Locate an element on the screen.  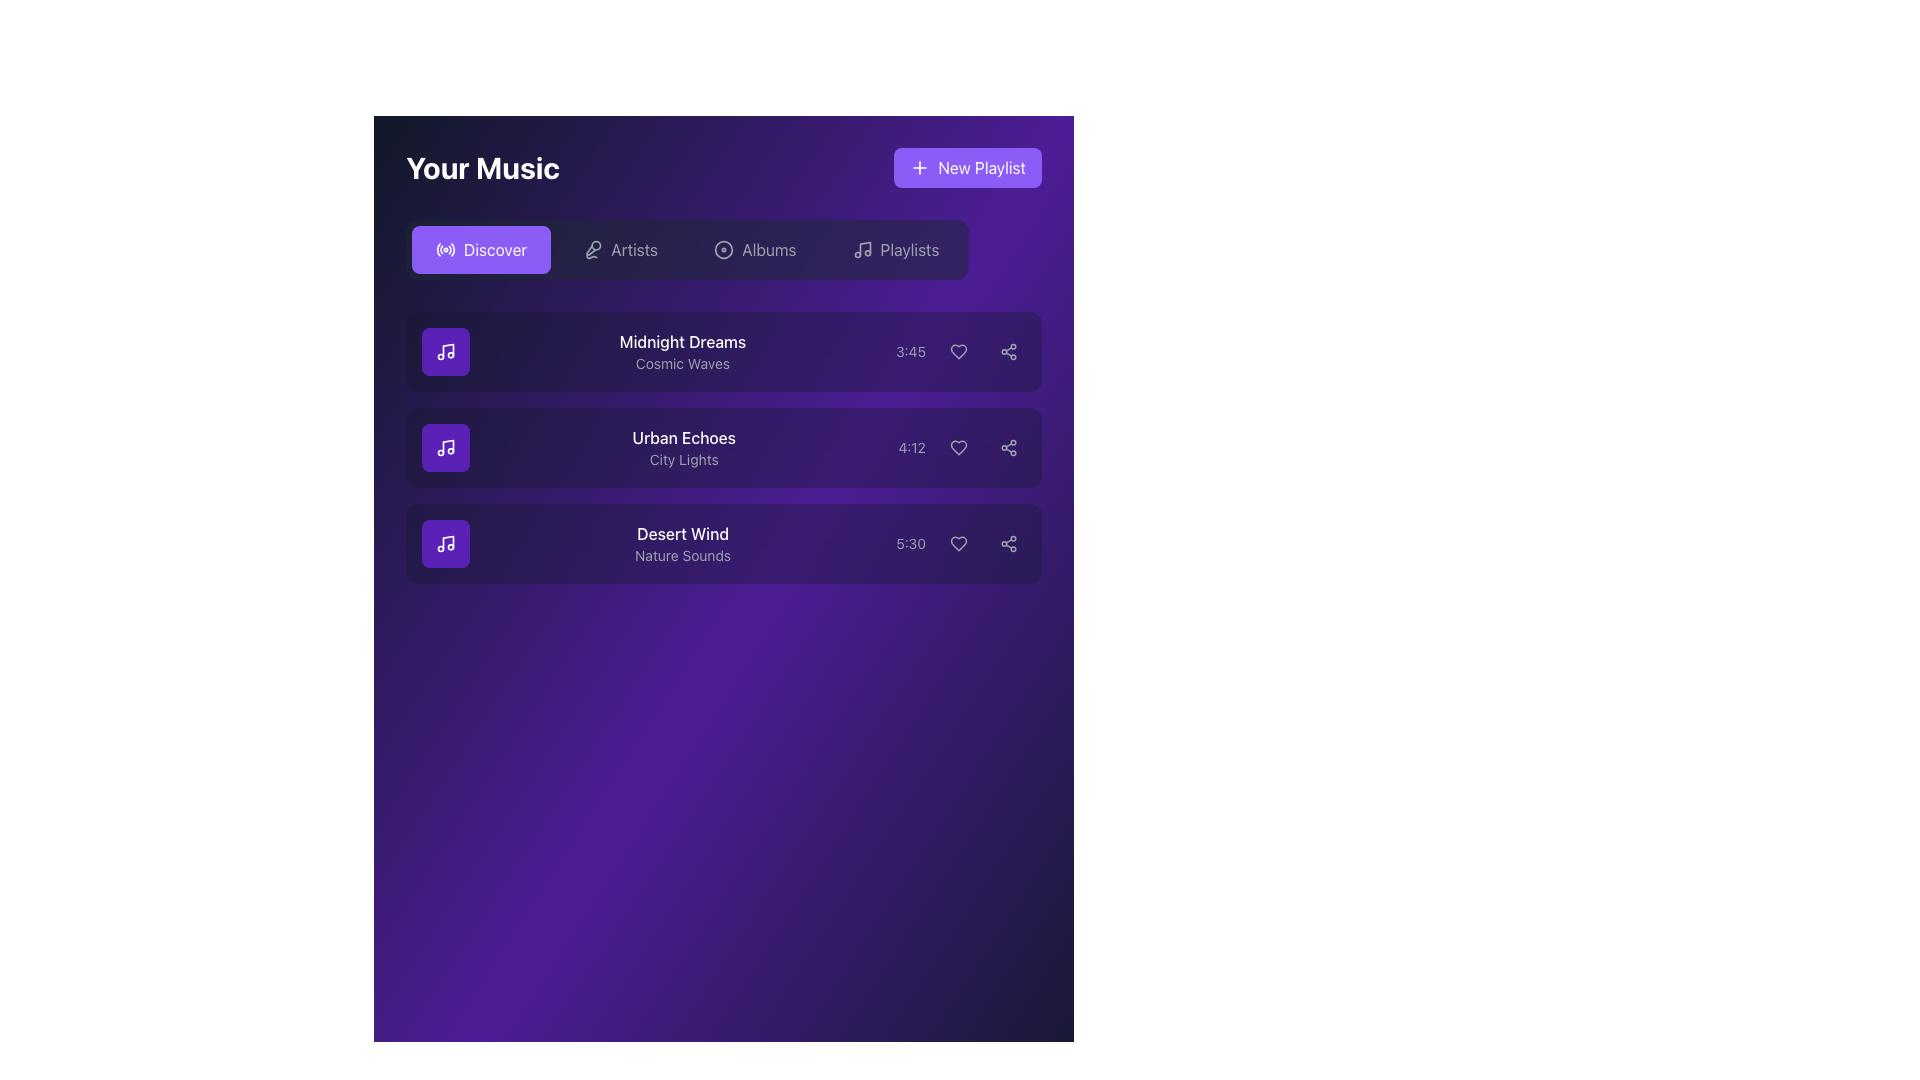
the second List Item Card that contains the text 'Urban Echoes', styled in white and bold, and is located below the 'Midnight Dreams' card is located at coordinates (723, 446).